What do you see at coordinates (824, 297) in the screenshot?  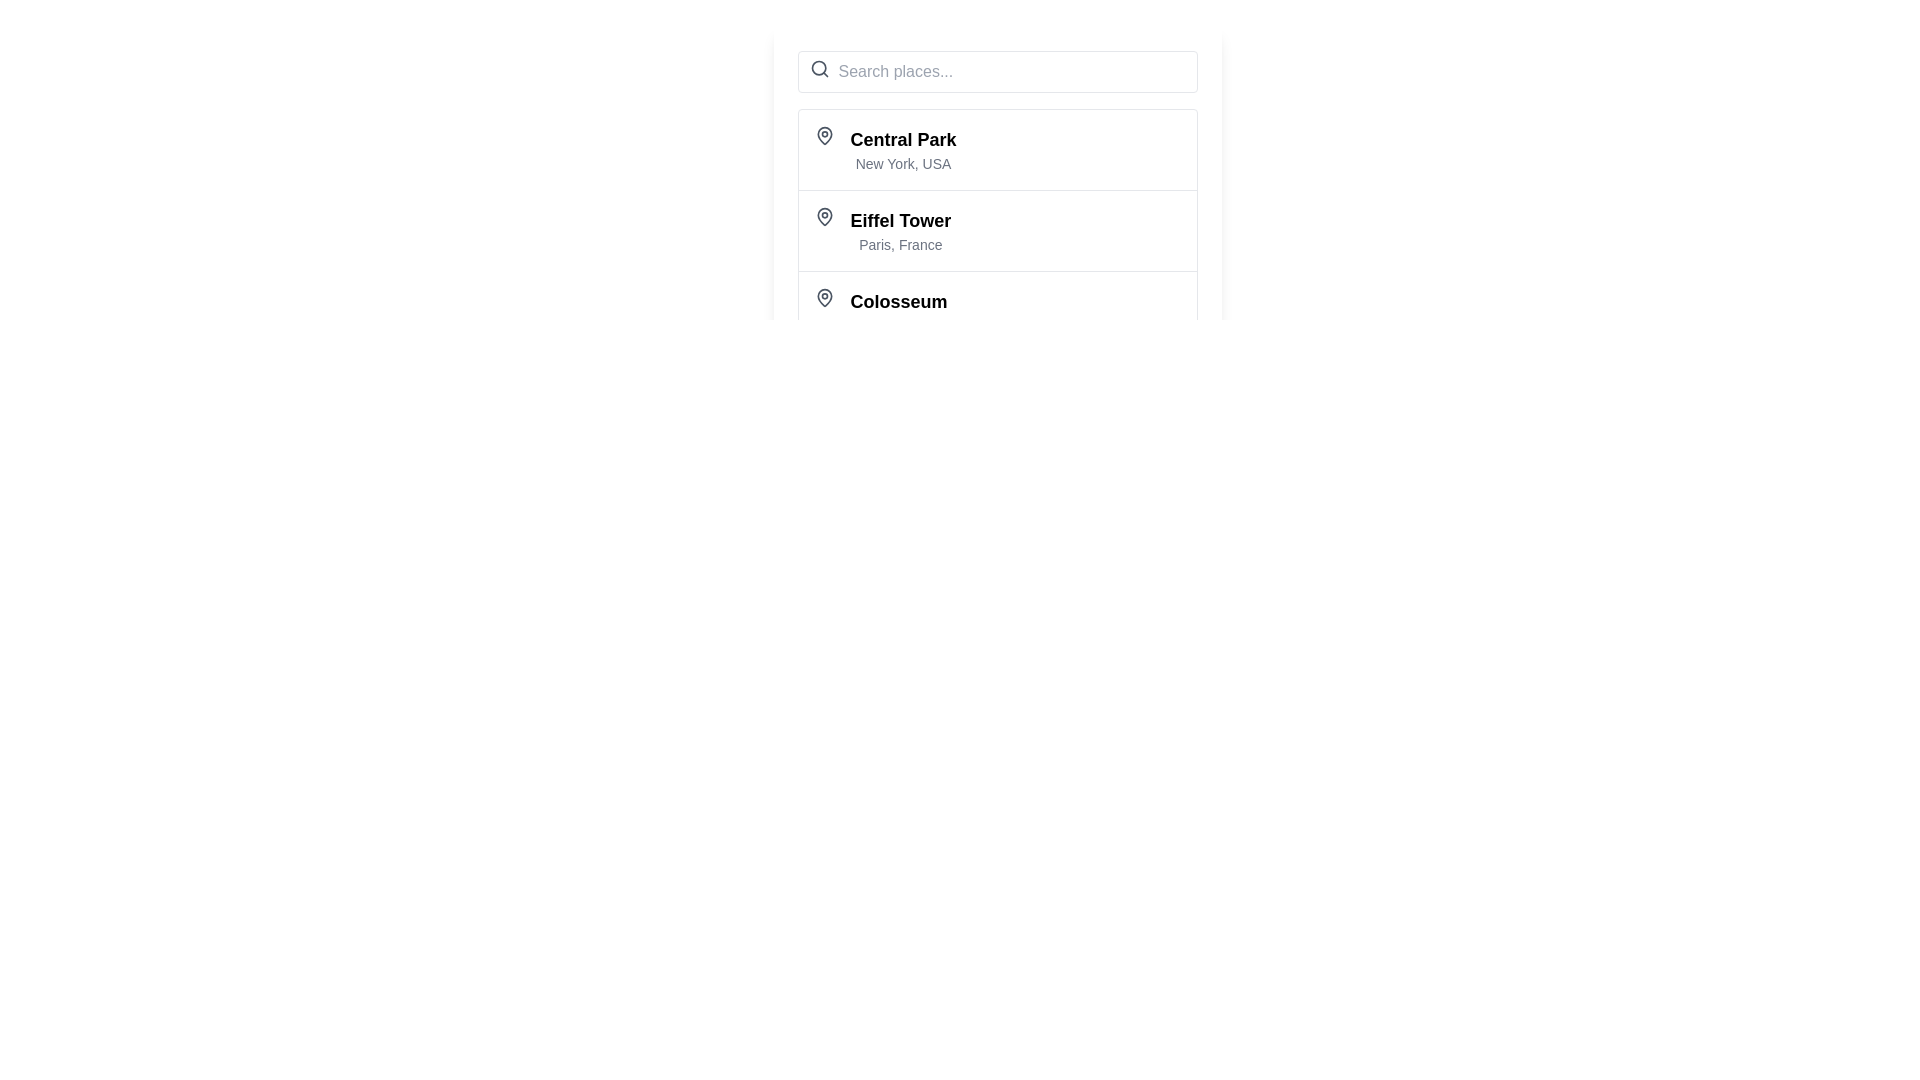 I see `the gray pin icon located at the start of the Colosseum entry row, adjacent to the text 'Colosseum, Rome, Italy.'` at bounding box center [824, 297].